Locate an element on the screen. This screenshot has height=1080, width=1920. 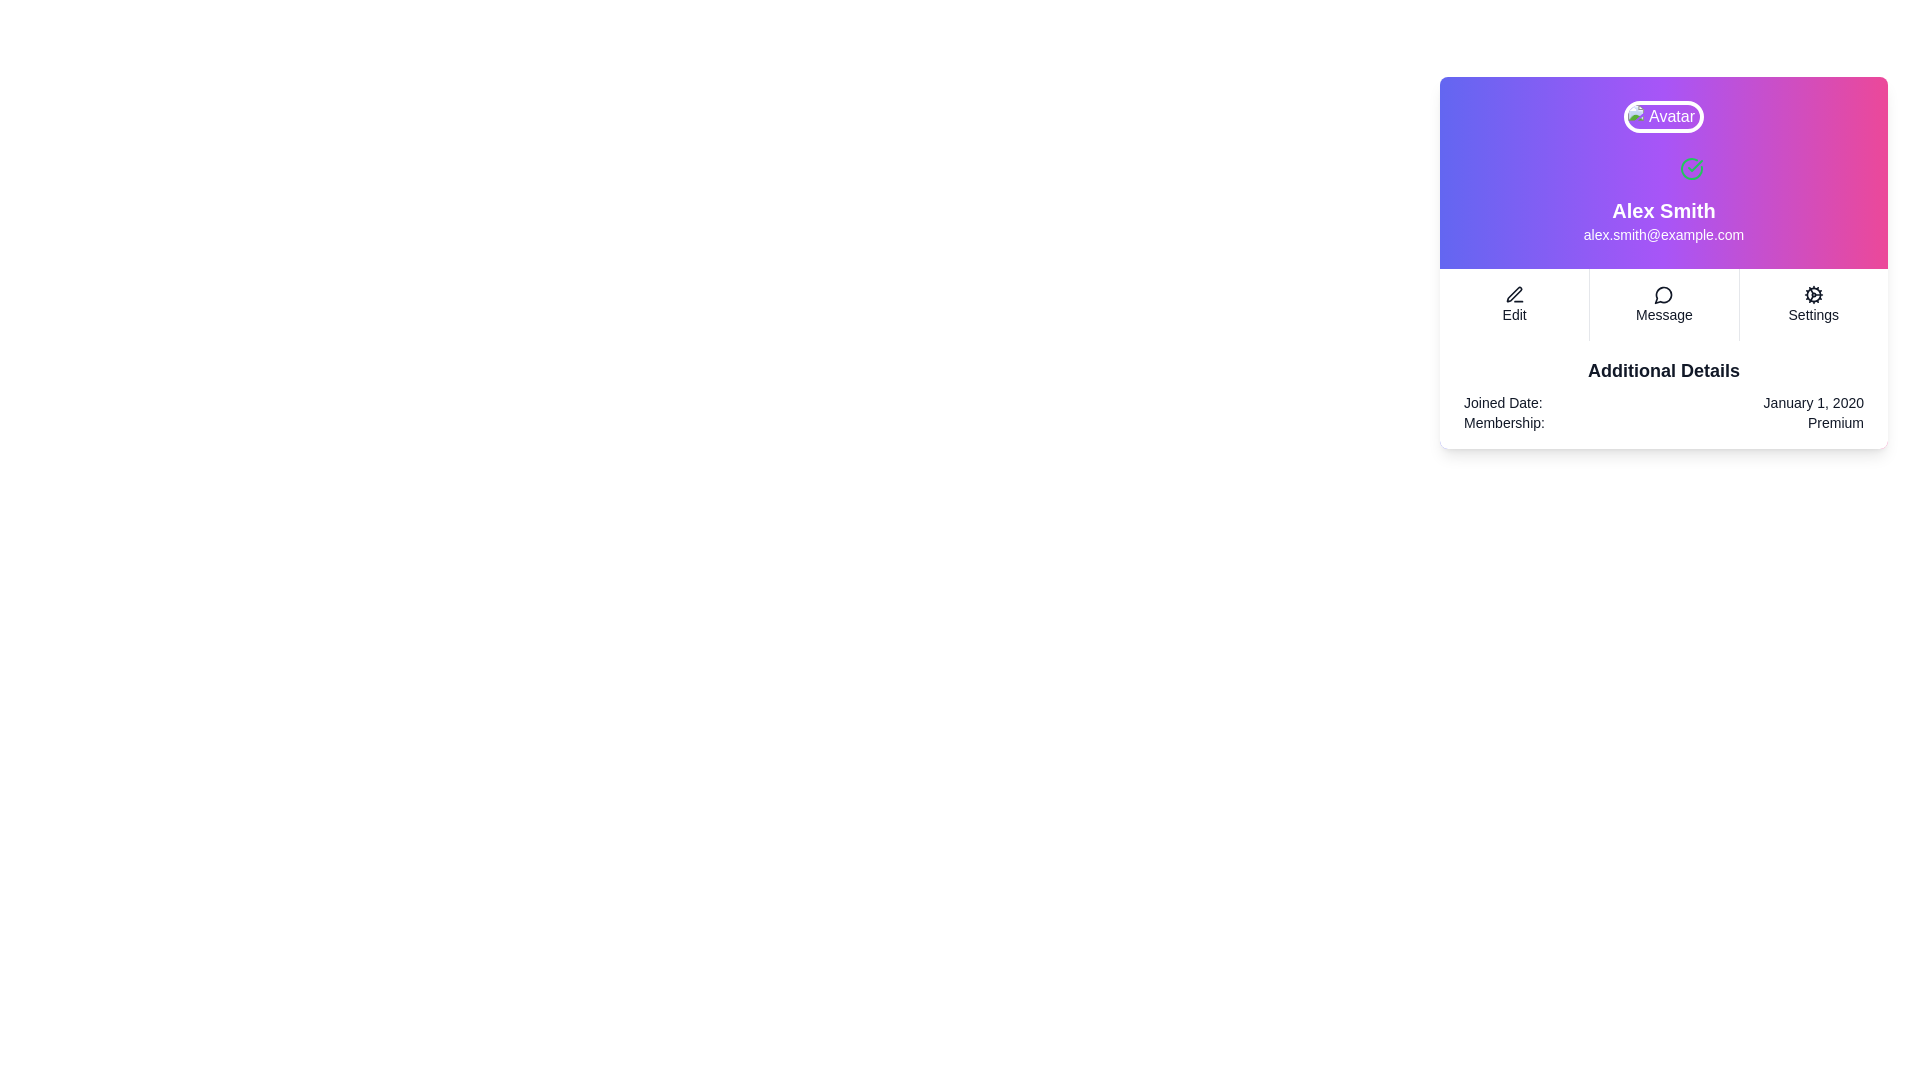
the verified status icon located at the bottom-right corner of the user's profile avatar within the profile card interface is located at coordinates (1690, 168).